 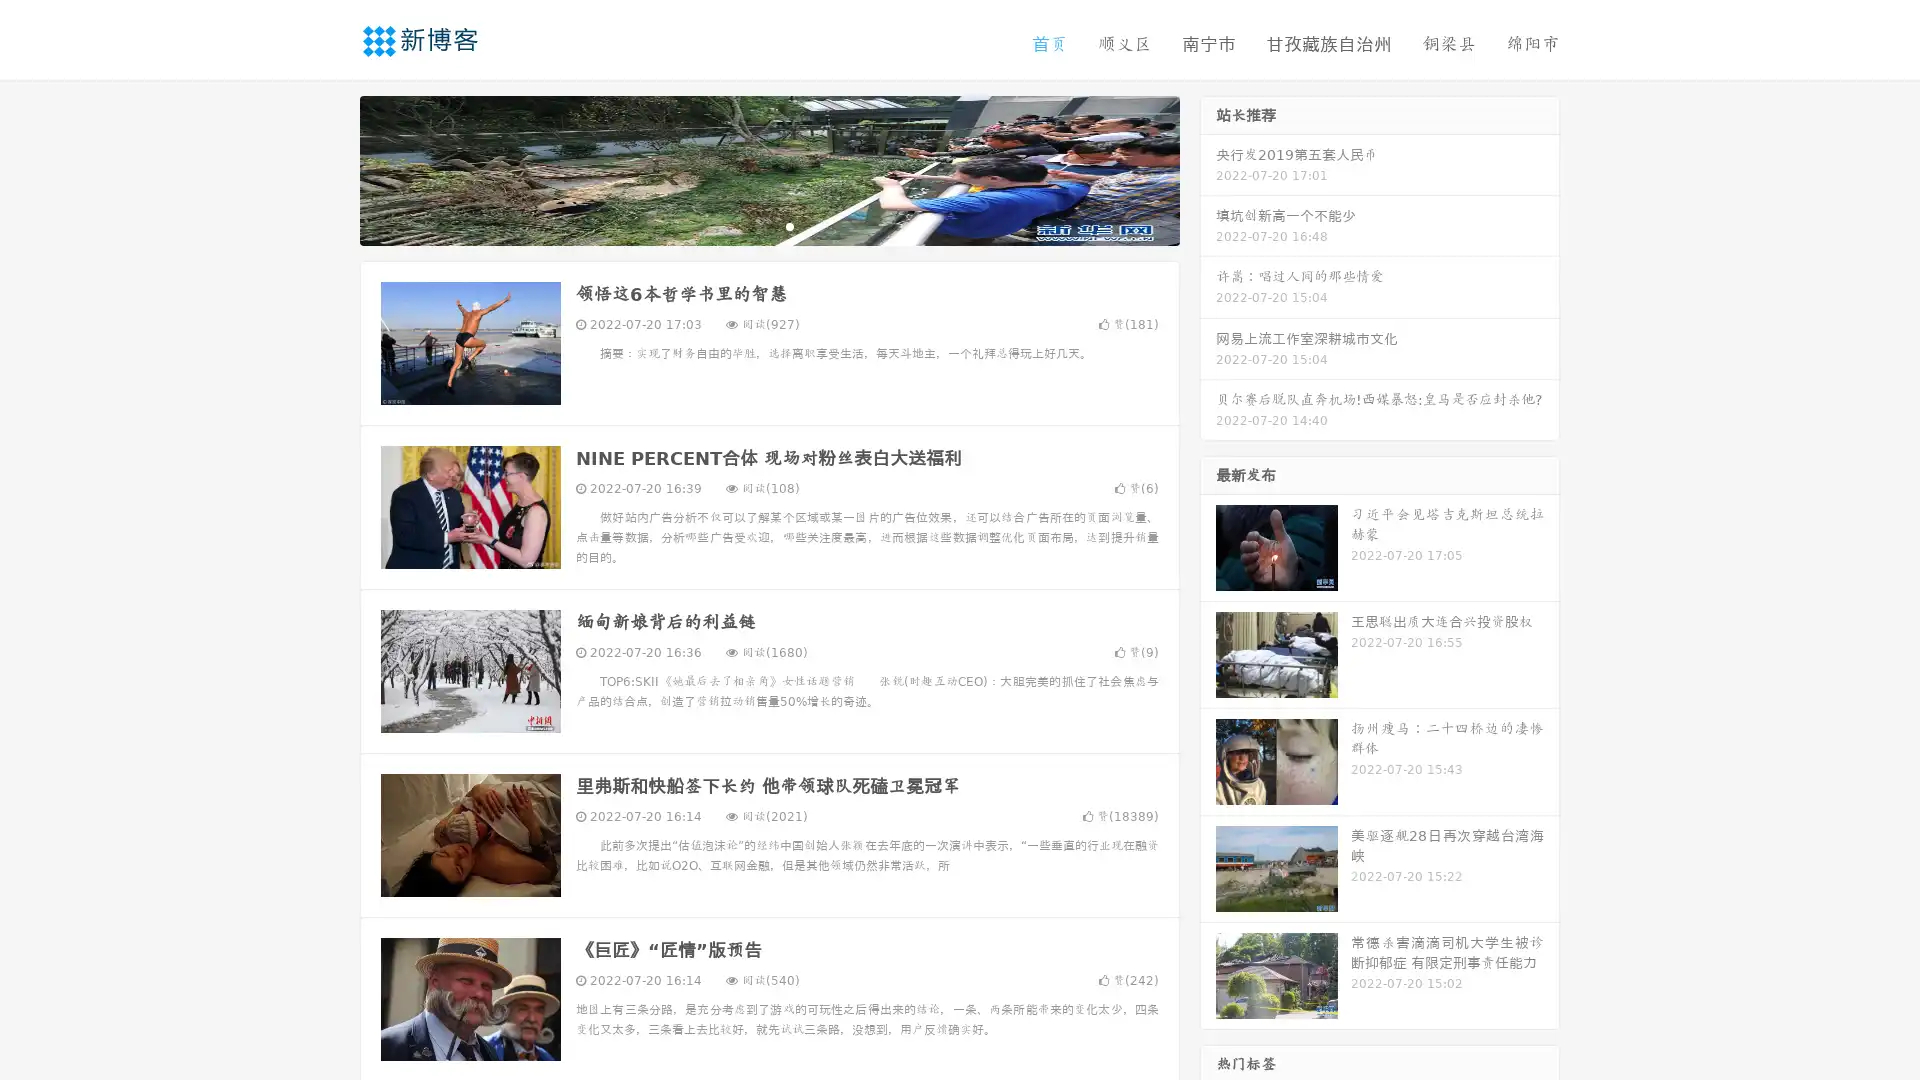 I want to click on Previous slide, so click(x=330, y=168).